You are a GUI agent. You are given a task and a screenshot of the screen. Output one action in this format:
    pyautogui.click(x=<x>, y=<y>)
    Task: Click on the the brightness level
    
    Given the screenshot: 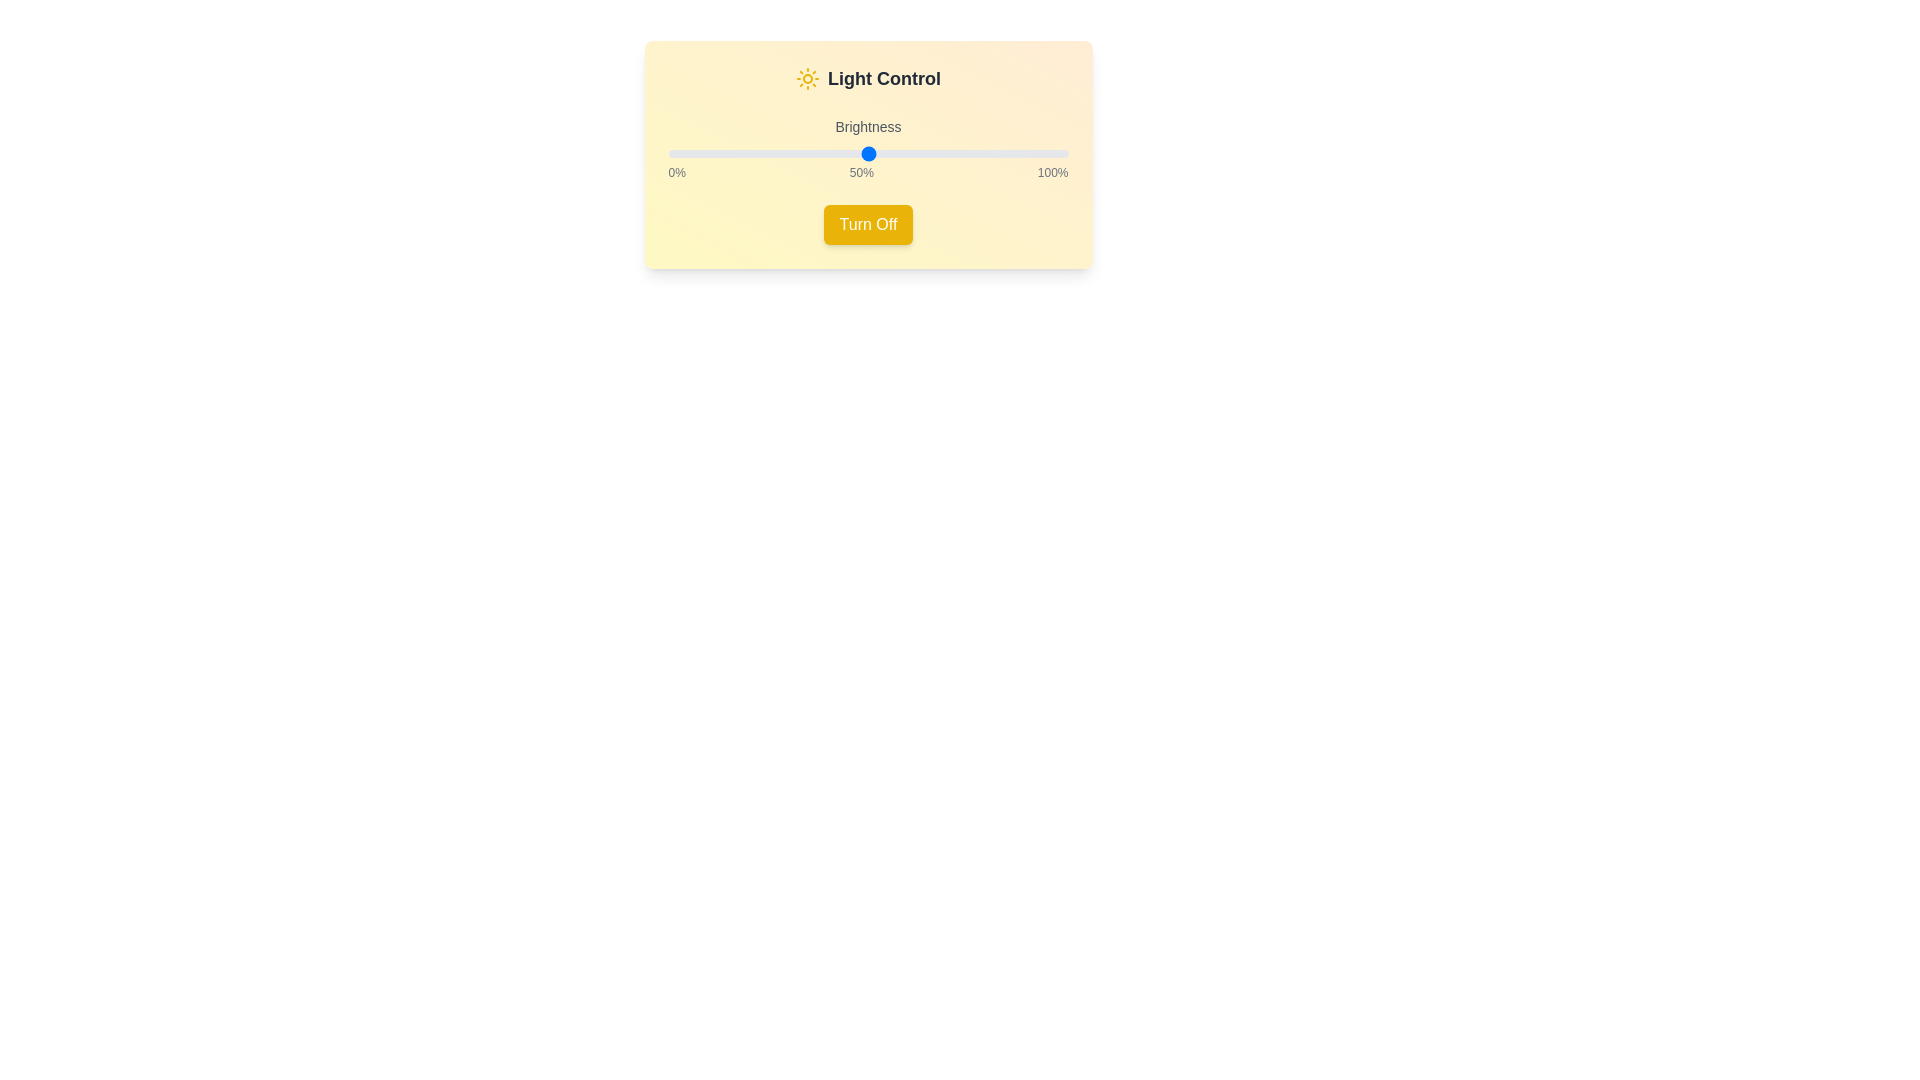 What is the action you would take?
    pyautogui.click(x=672, y=153)
    